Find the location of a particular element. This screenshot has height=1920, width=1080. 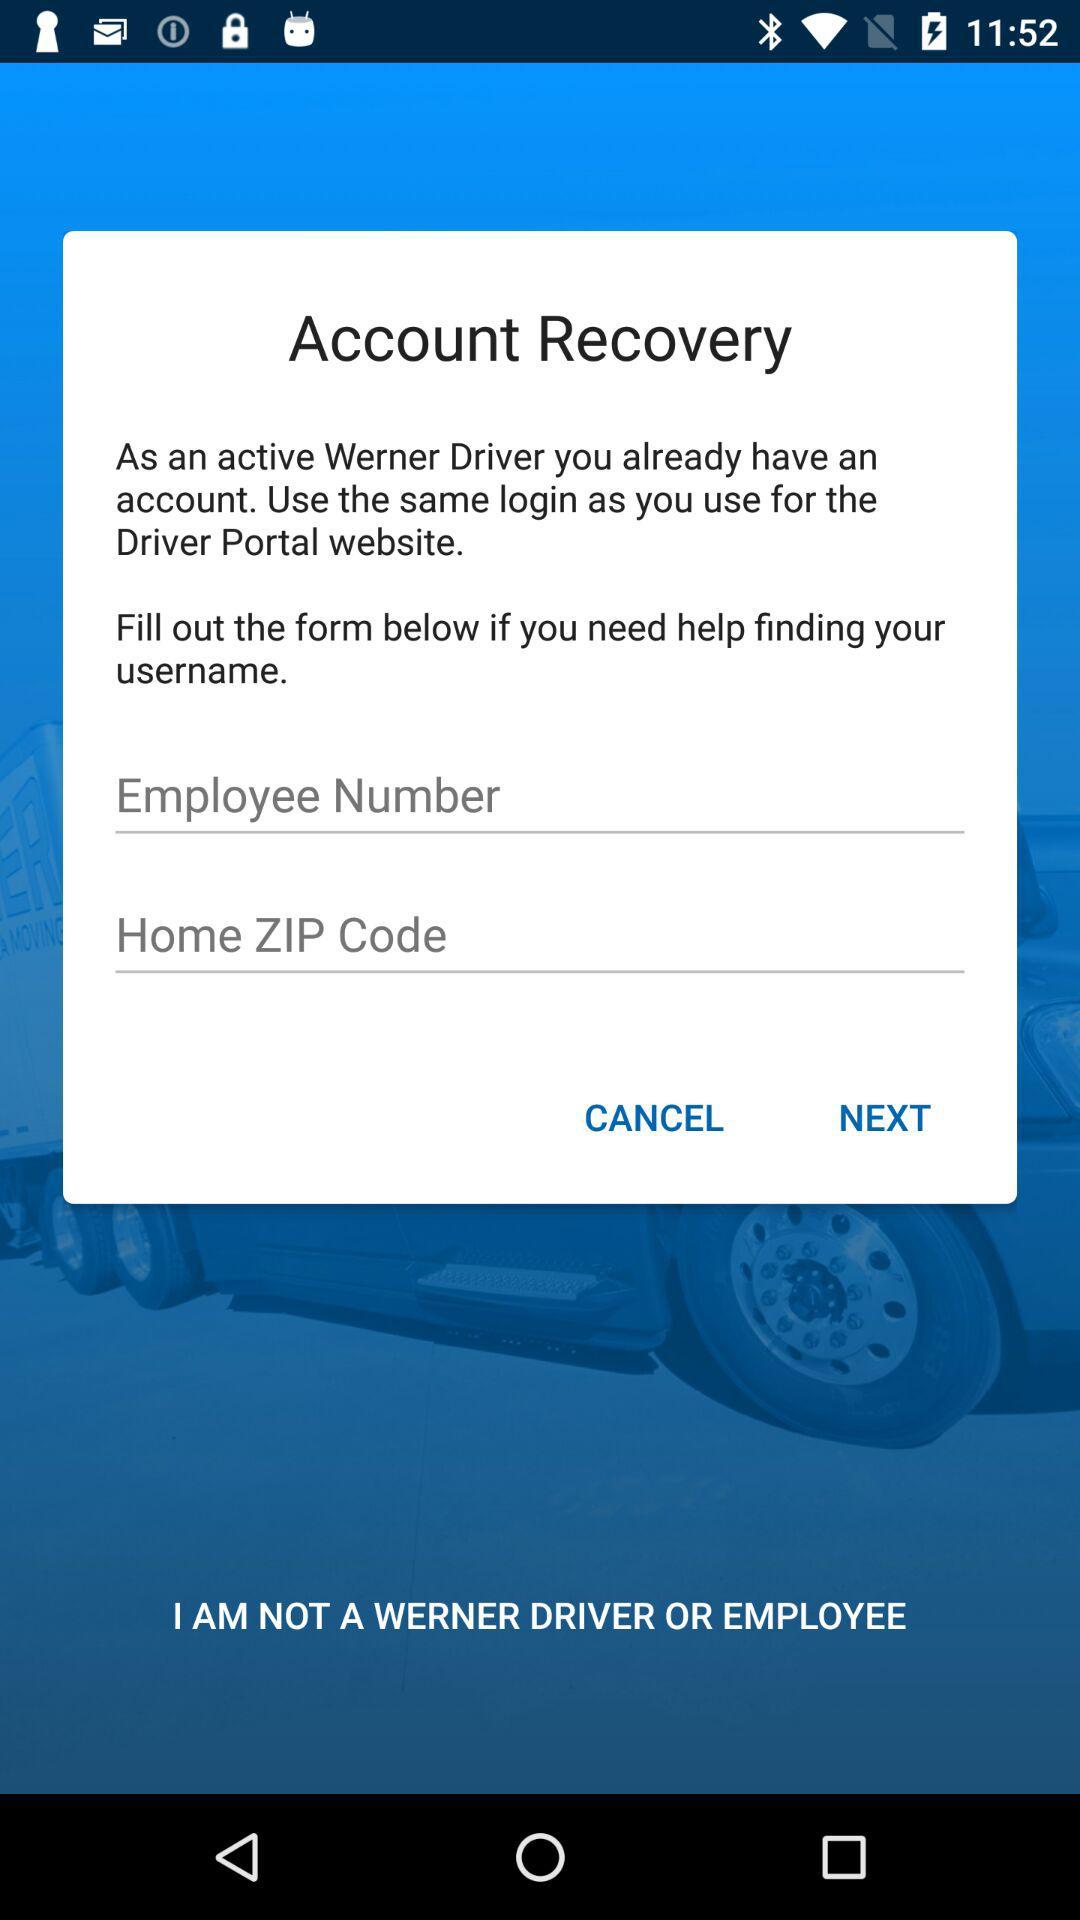

cancel icon is located at coordinates (654, 1118).